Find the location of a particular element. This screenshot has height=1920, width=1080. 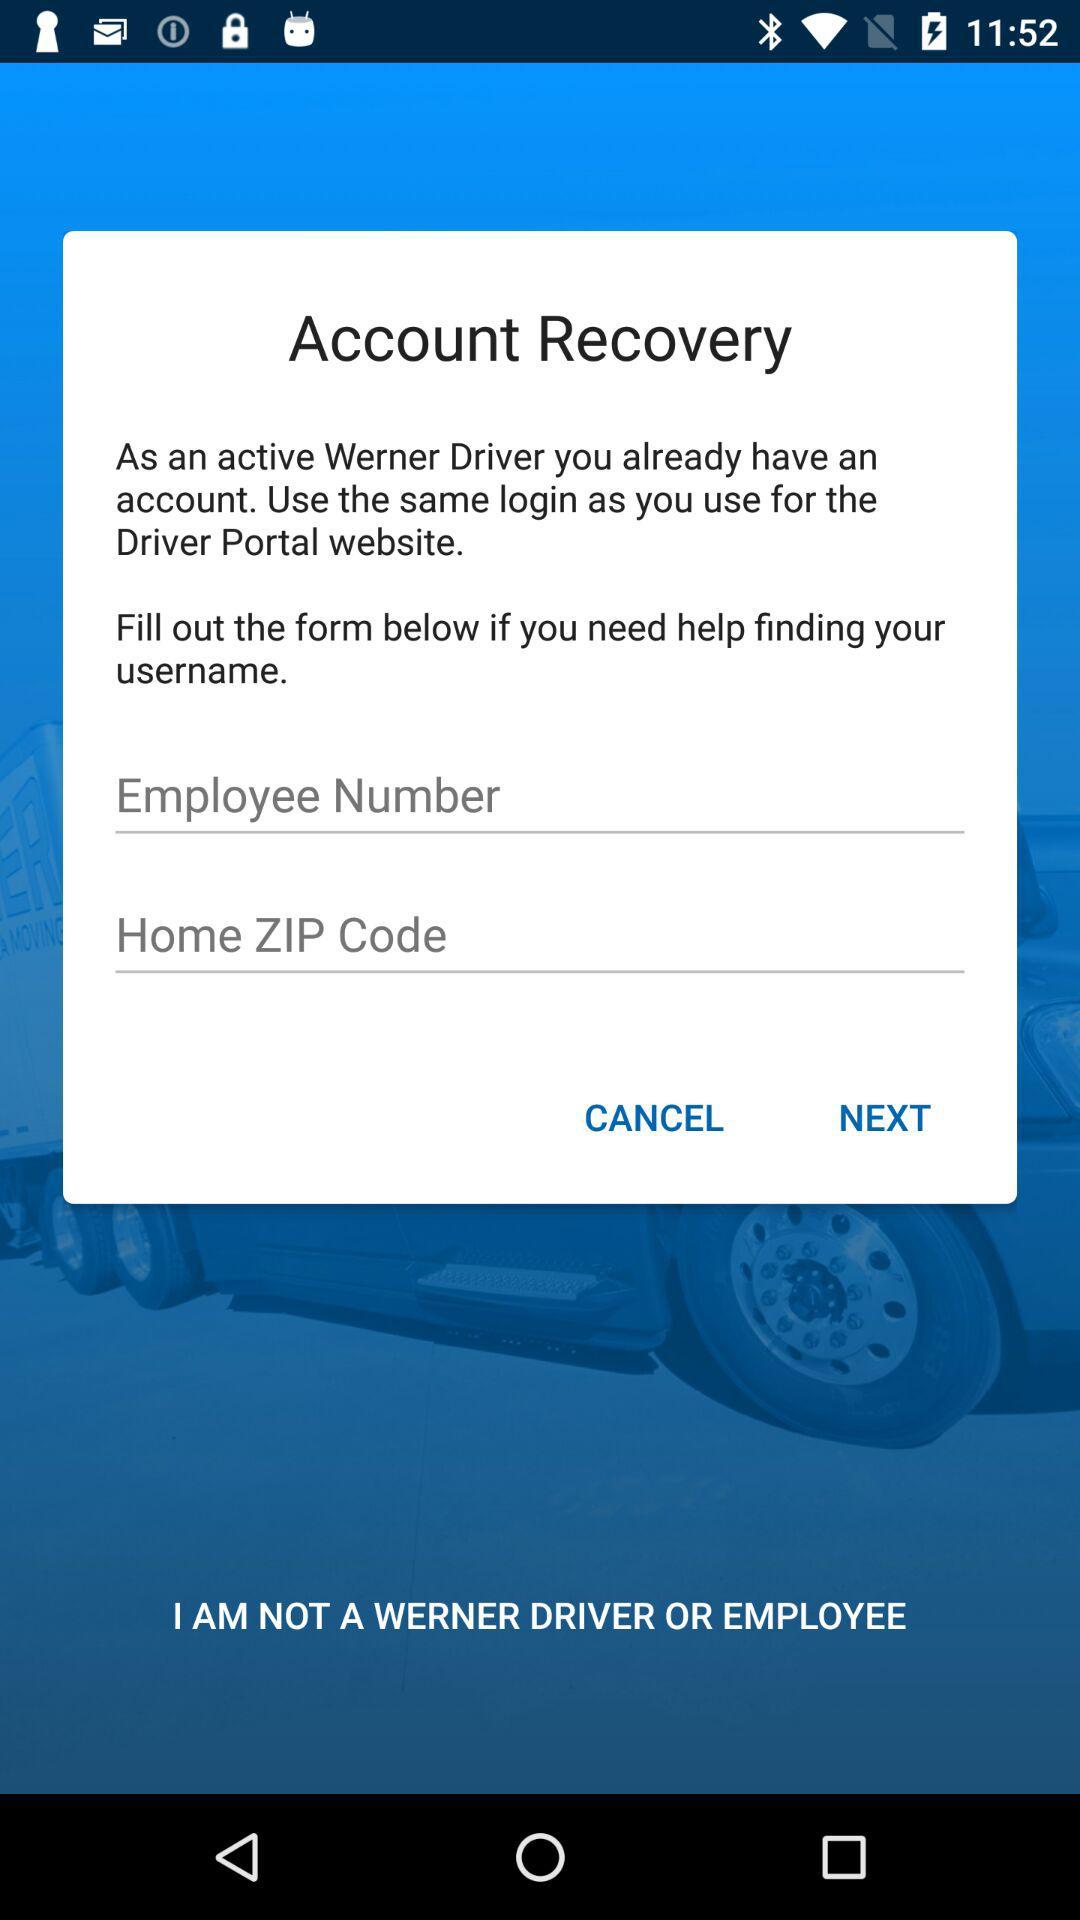

cancel icon is located at coordinates (654, 1118).